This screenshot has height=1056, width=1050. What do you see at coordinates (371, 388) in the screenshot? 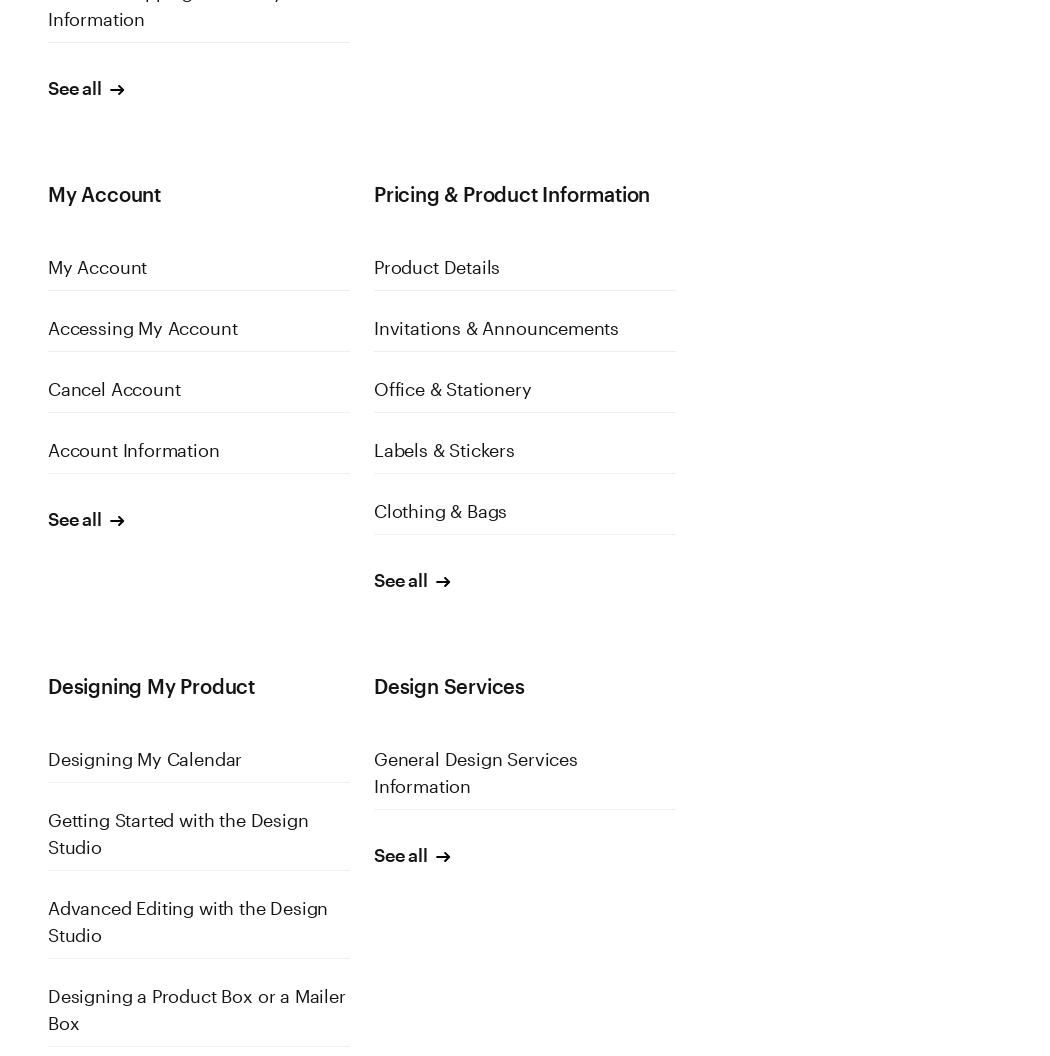
I see `'Office & Stationery'` at bounding box center [371, 388].